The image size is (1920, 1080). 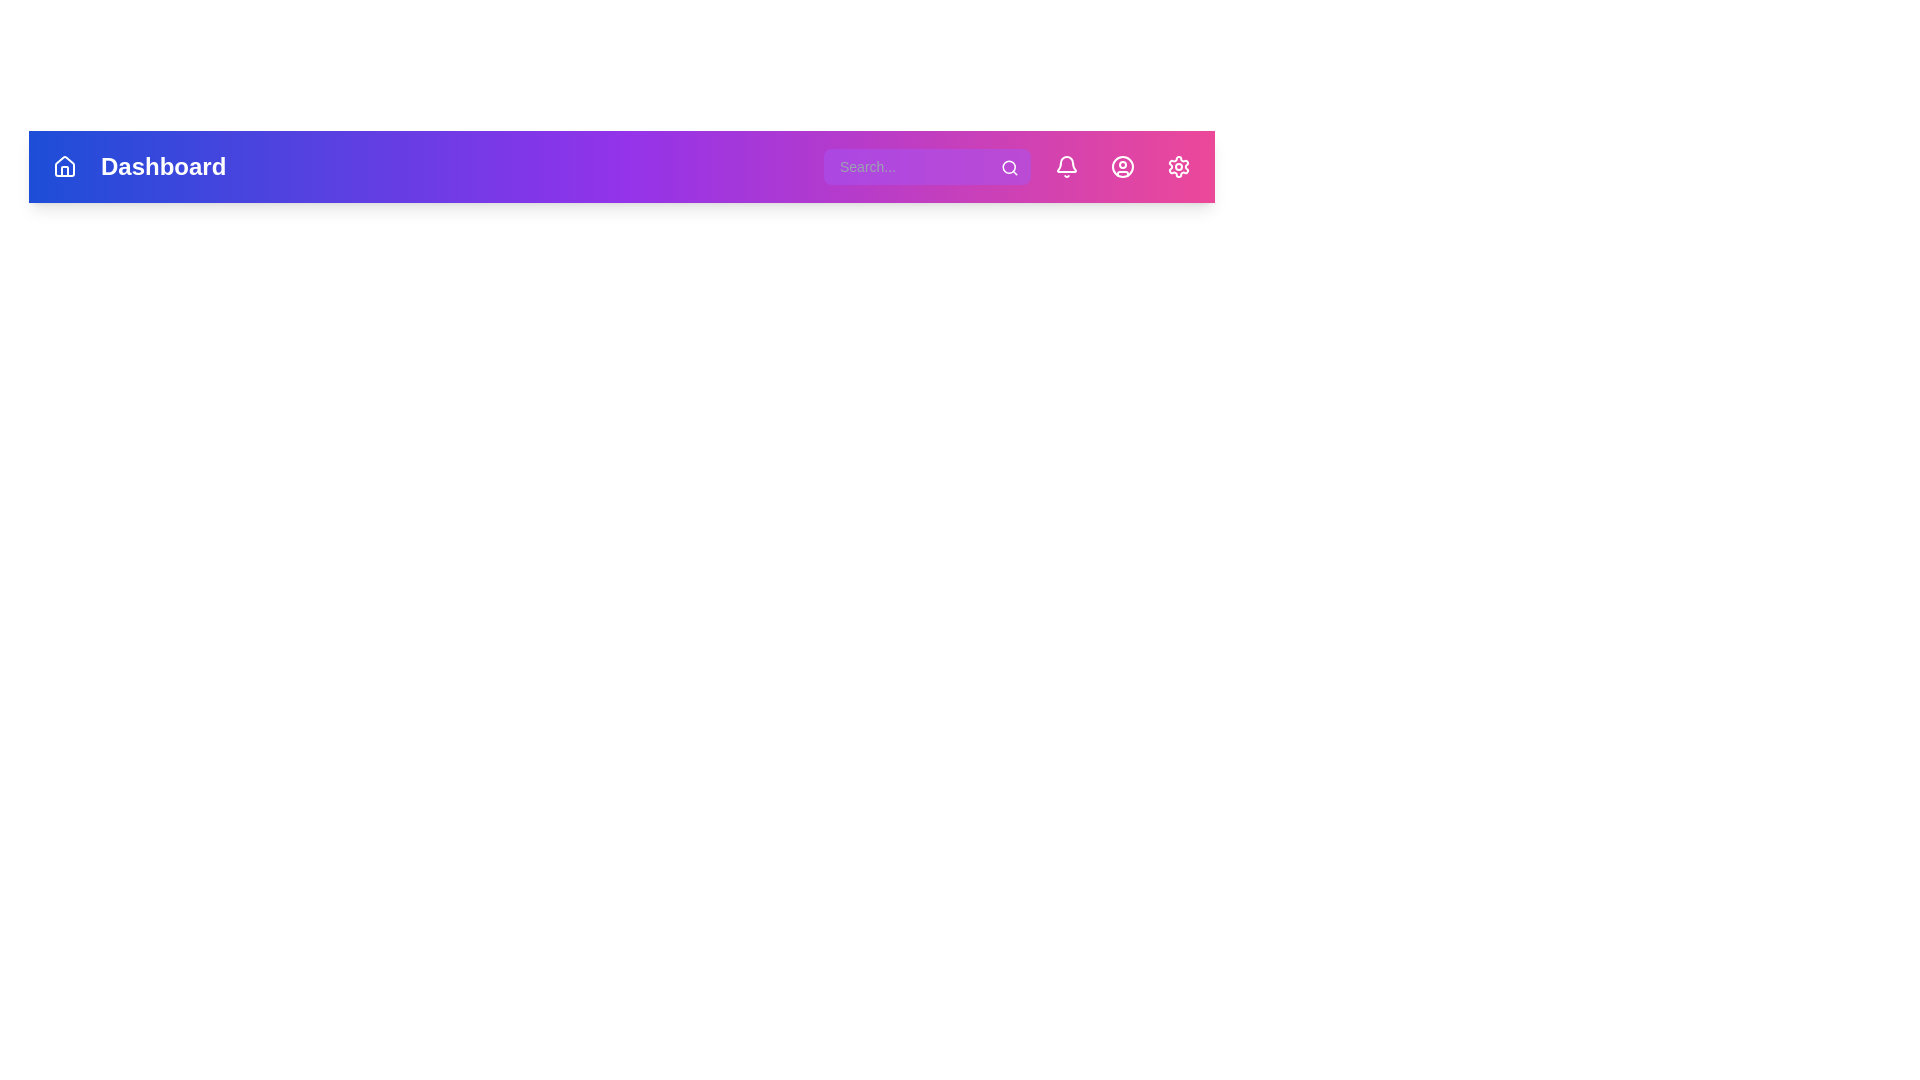 I want to click on Notifications button to view notifications, so click(x=1065, y=165).